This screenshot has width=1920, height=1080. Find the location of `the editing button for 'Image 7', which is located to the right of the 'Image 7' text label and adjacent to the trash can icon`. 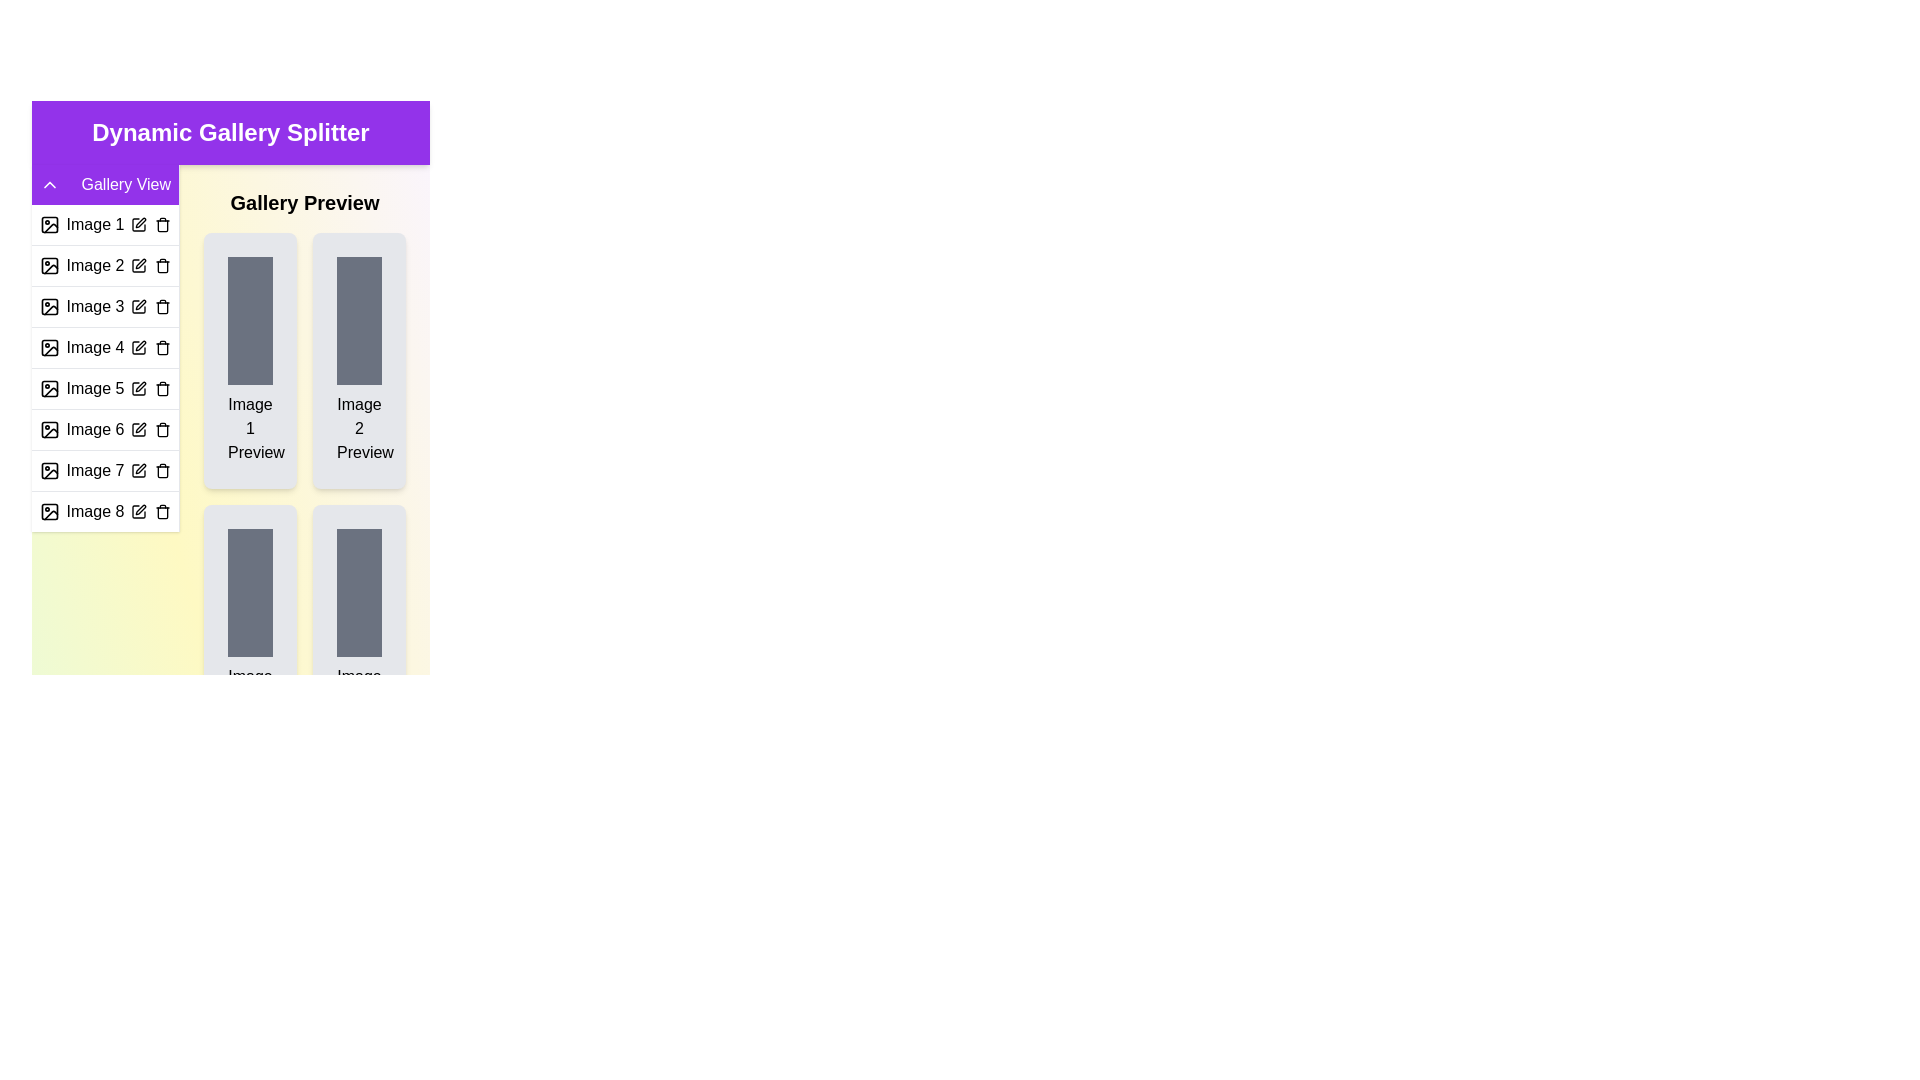

the editing button for 'Image 7', which is located to the right of the 'Image 7' text label and adjacent to the trash can icon is located at coordinates (138, 470).